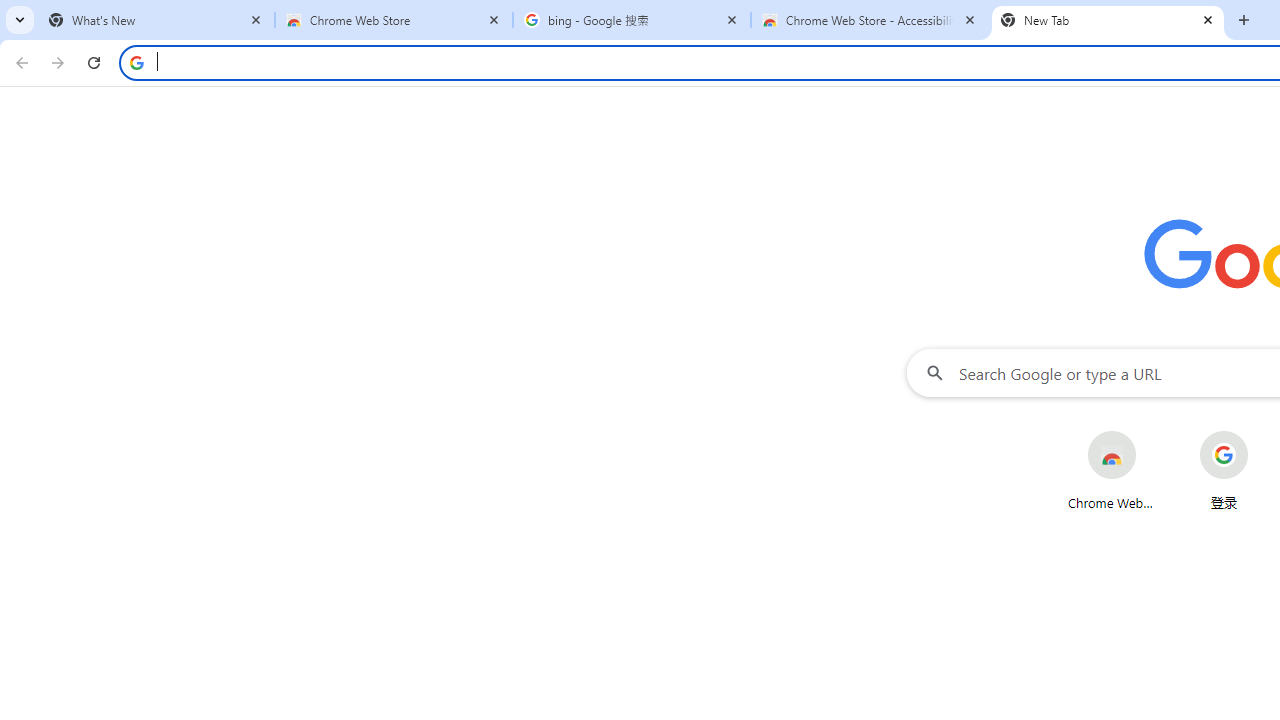 The width and height of the screenshot is (1280, 720). Describe the element at coordinates (1110, 470) in the screenshot. I see `'Chrome Web Store'` at that location.